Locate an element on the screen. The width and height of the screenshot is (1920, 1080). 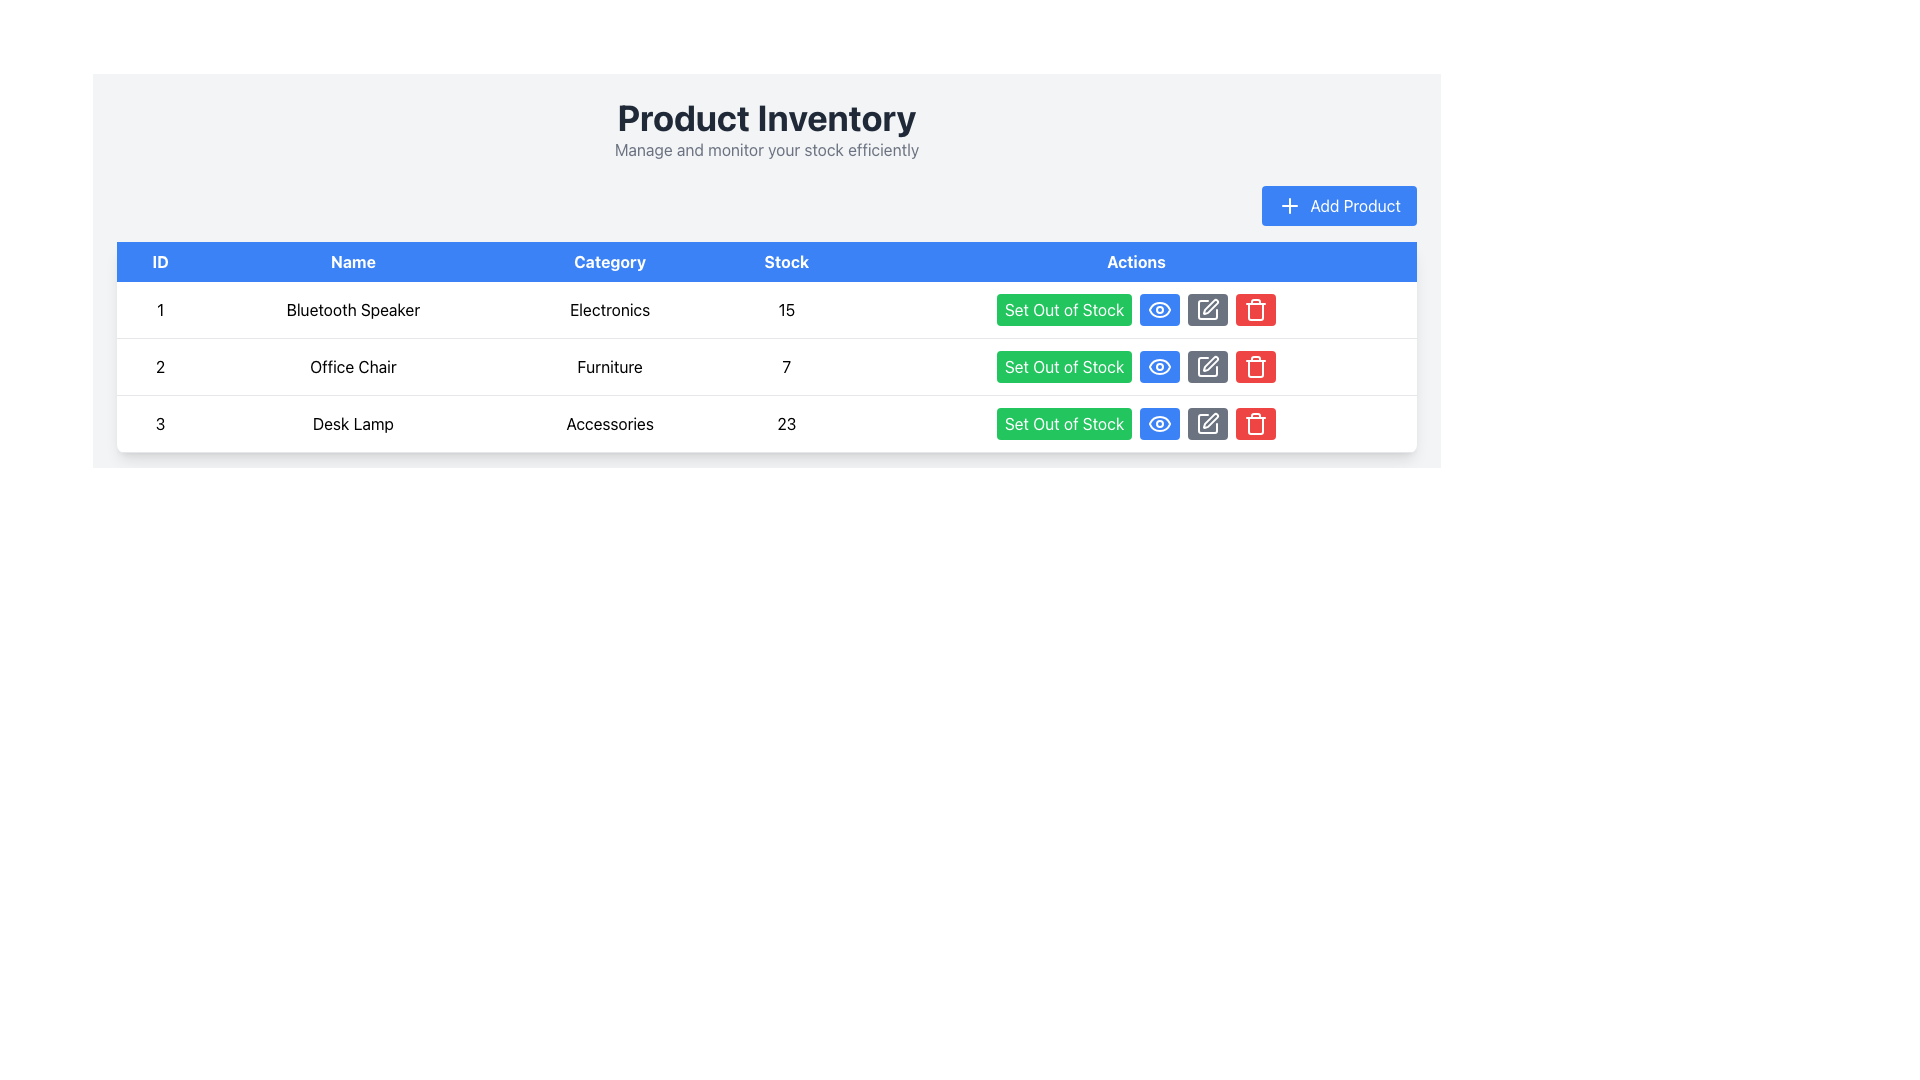
the text displaying the stock quantity of the product 'Desk Lamp', located in the 'Stock' column and the third row of the table is located at coordinates (785, 423).